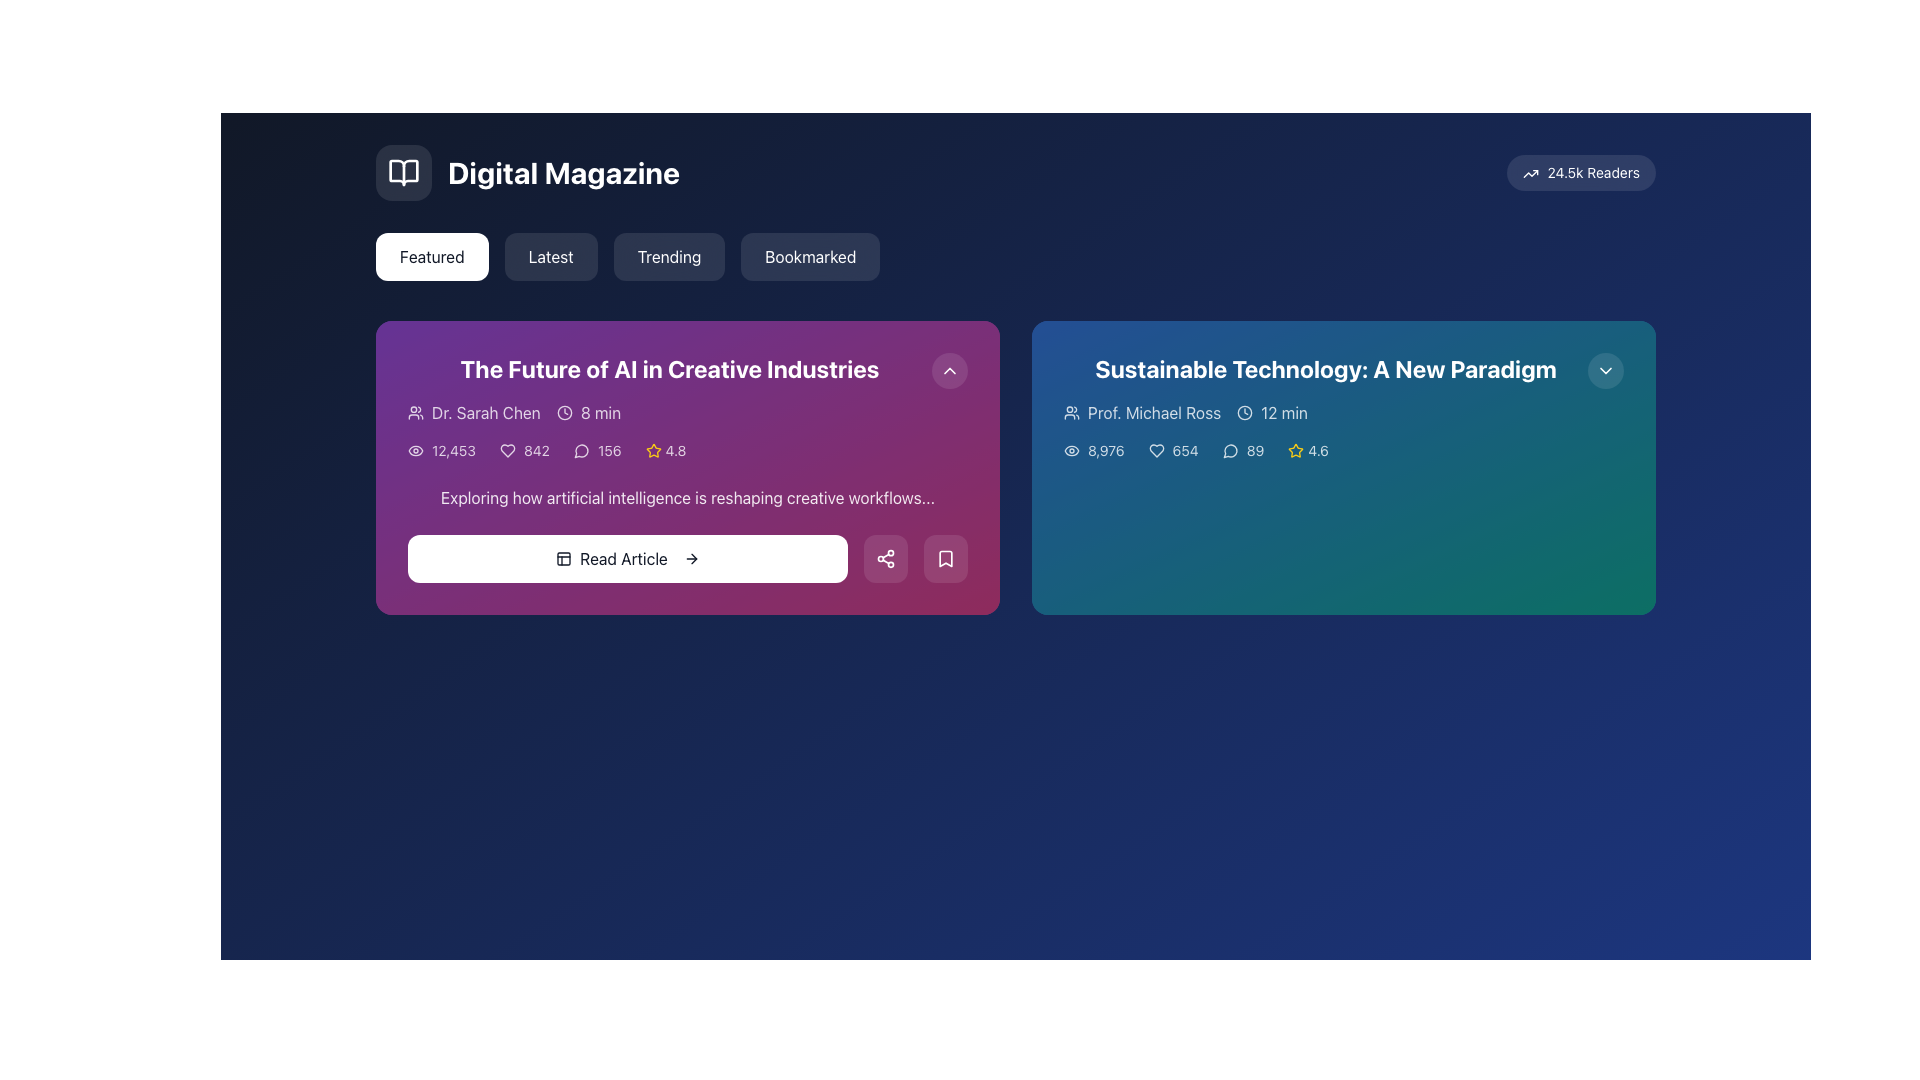  Describe the element at coordinates (524, 451) in the screenshot. I see `the heart icon of the engagement metric displaying '842' located below the title 'The Future of AI in Creative Industries' on the left card` at that location.